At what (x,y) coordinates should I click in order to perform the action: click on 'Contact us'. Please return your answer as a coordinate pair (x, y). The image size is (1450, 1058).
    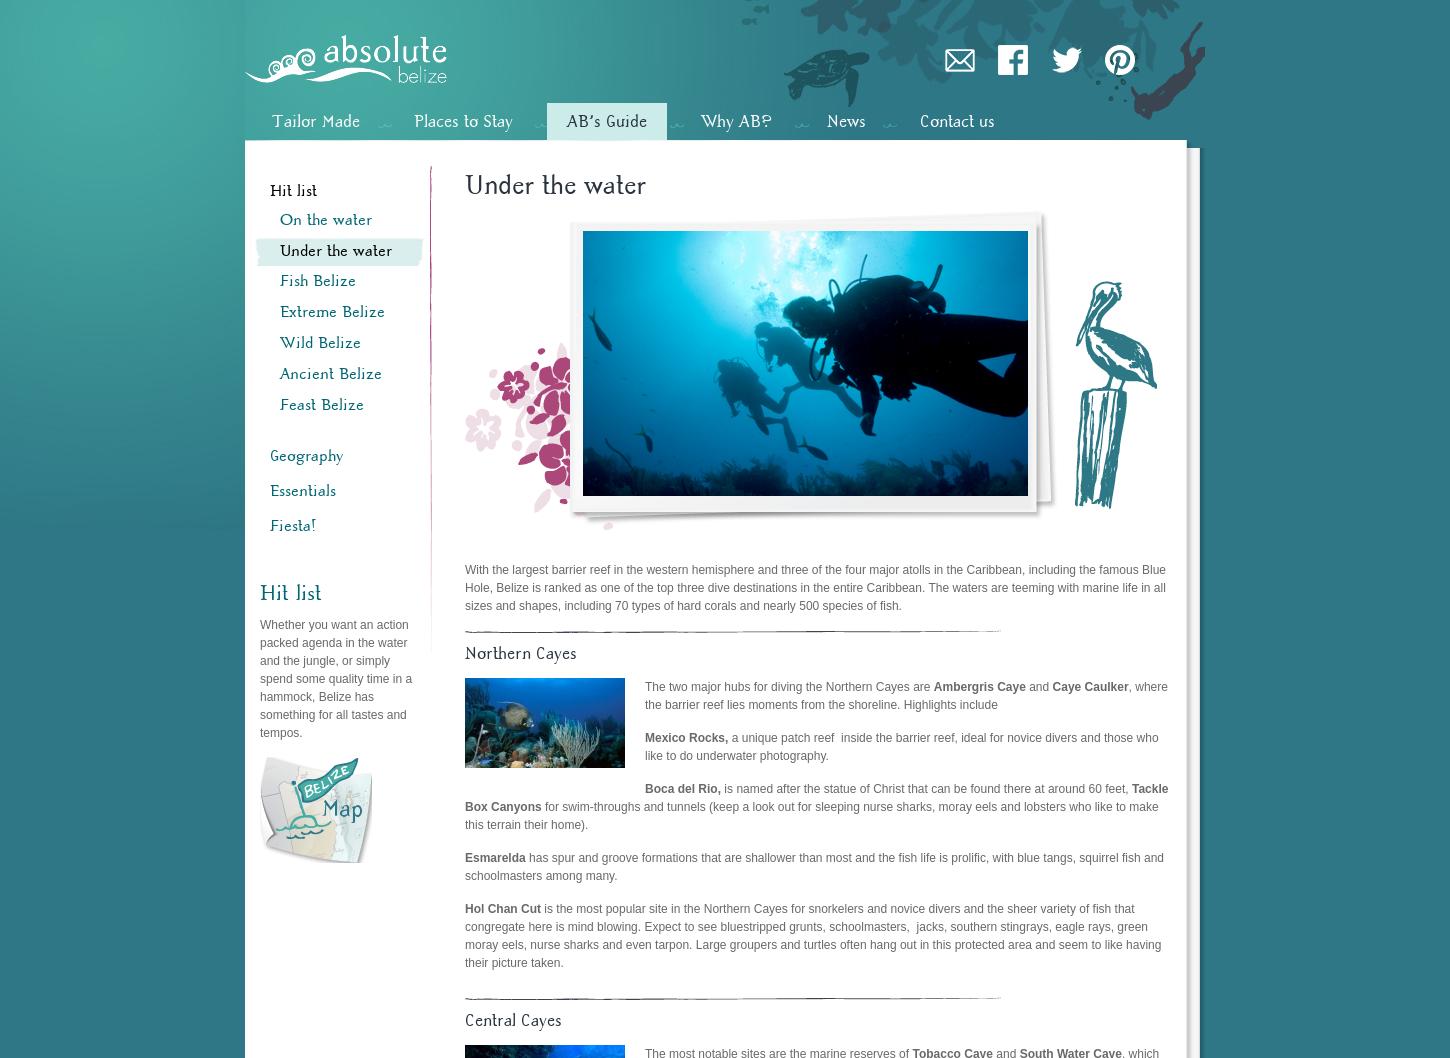
    Looking at the image, I should click on (956, 120).